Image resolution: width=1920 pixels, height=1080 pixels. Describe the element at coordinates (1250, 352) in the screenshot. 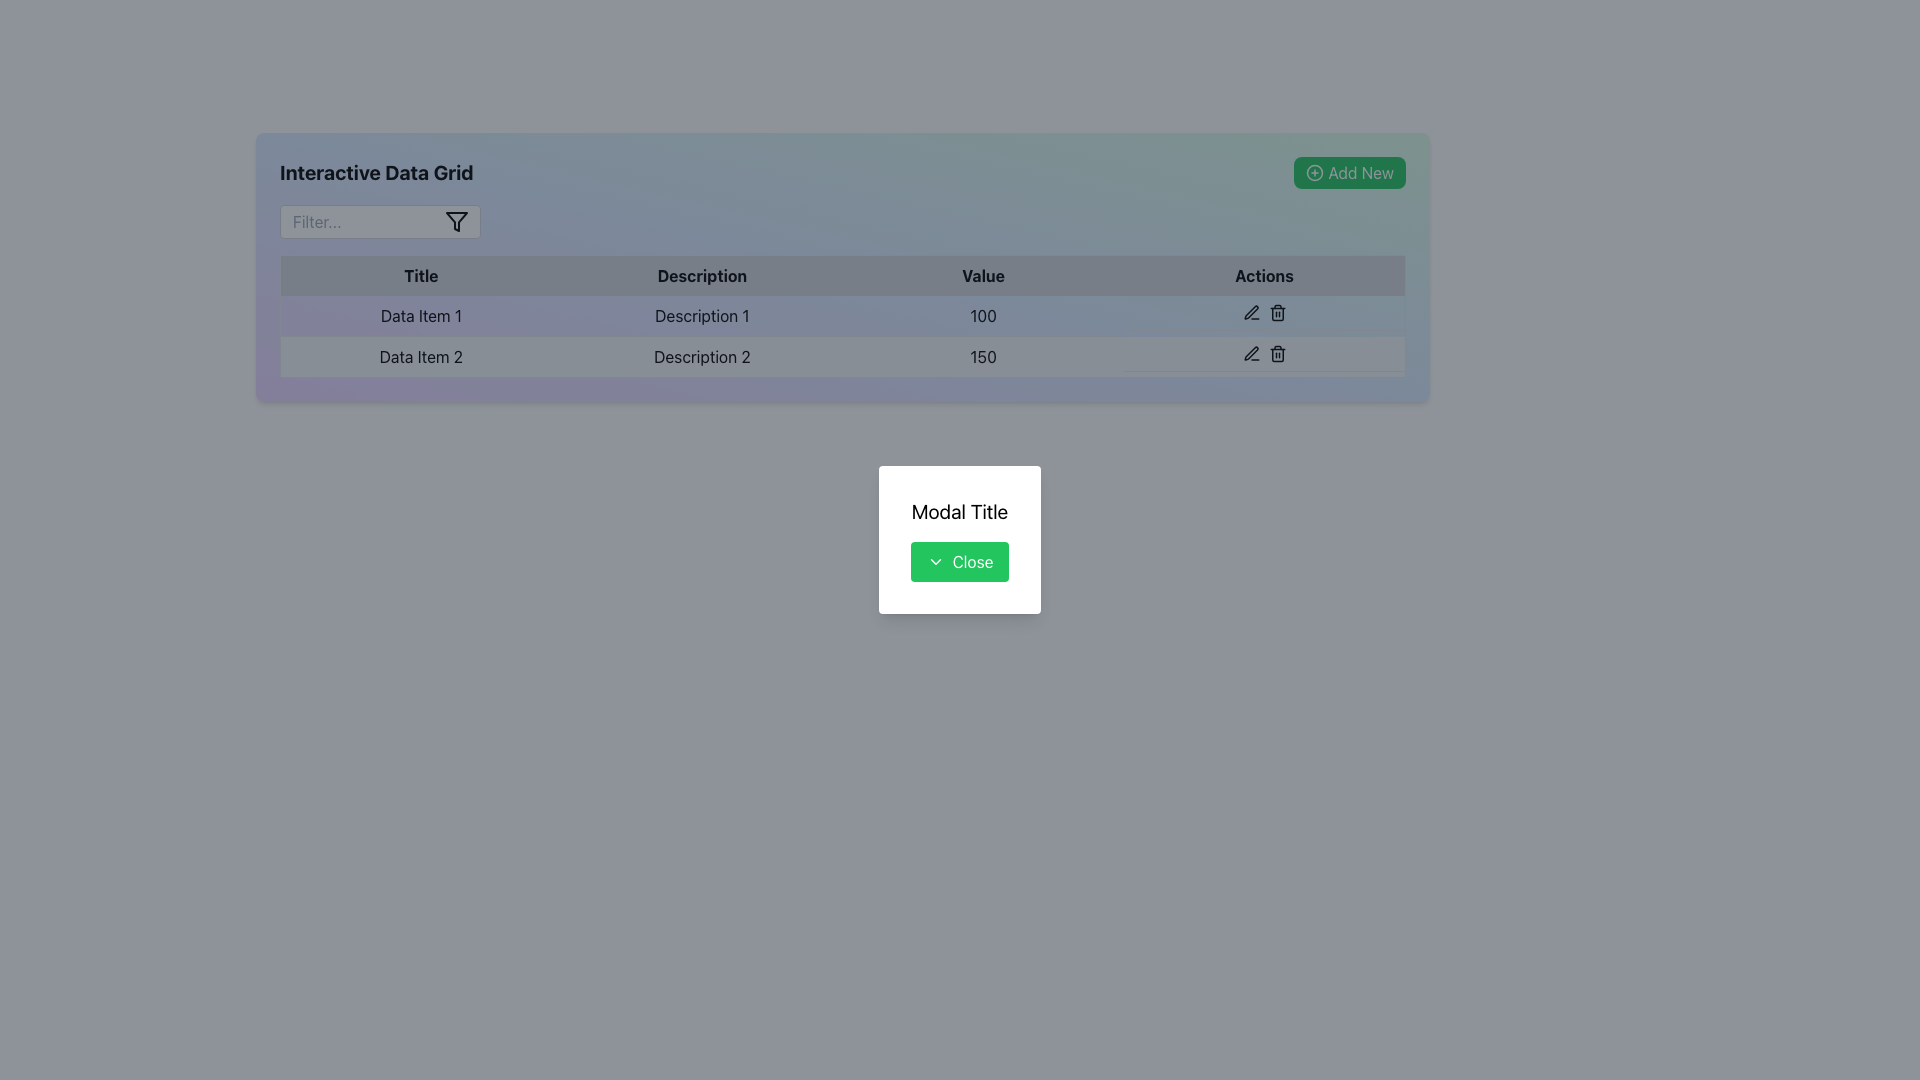

I see `the edit icon located in the Actions column of the second row of the data grid` at that location.